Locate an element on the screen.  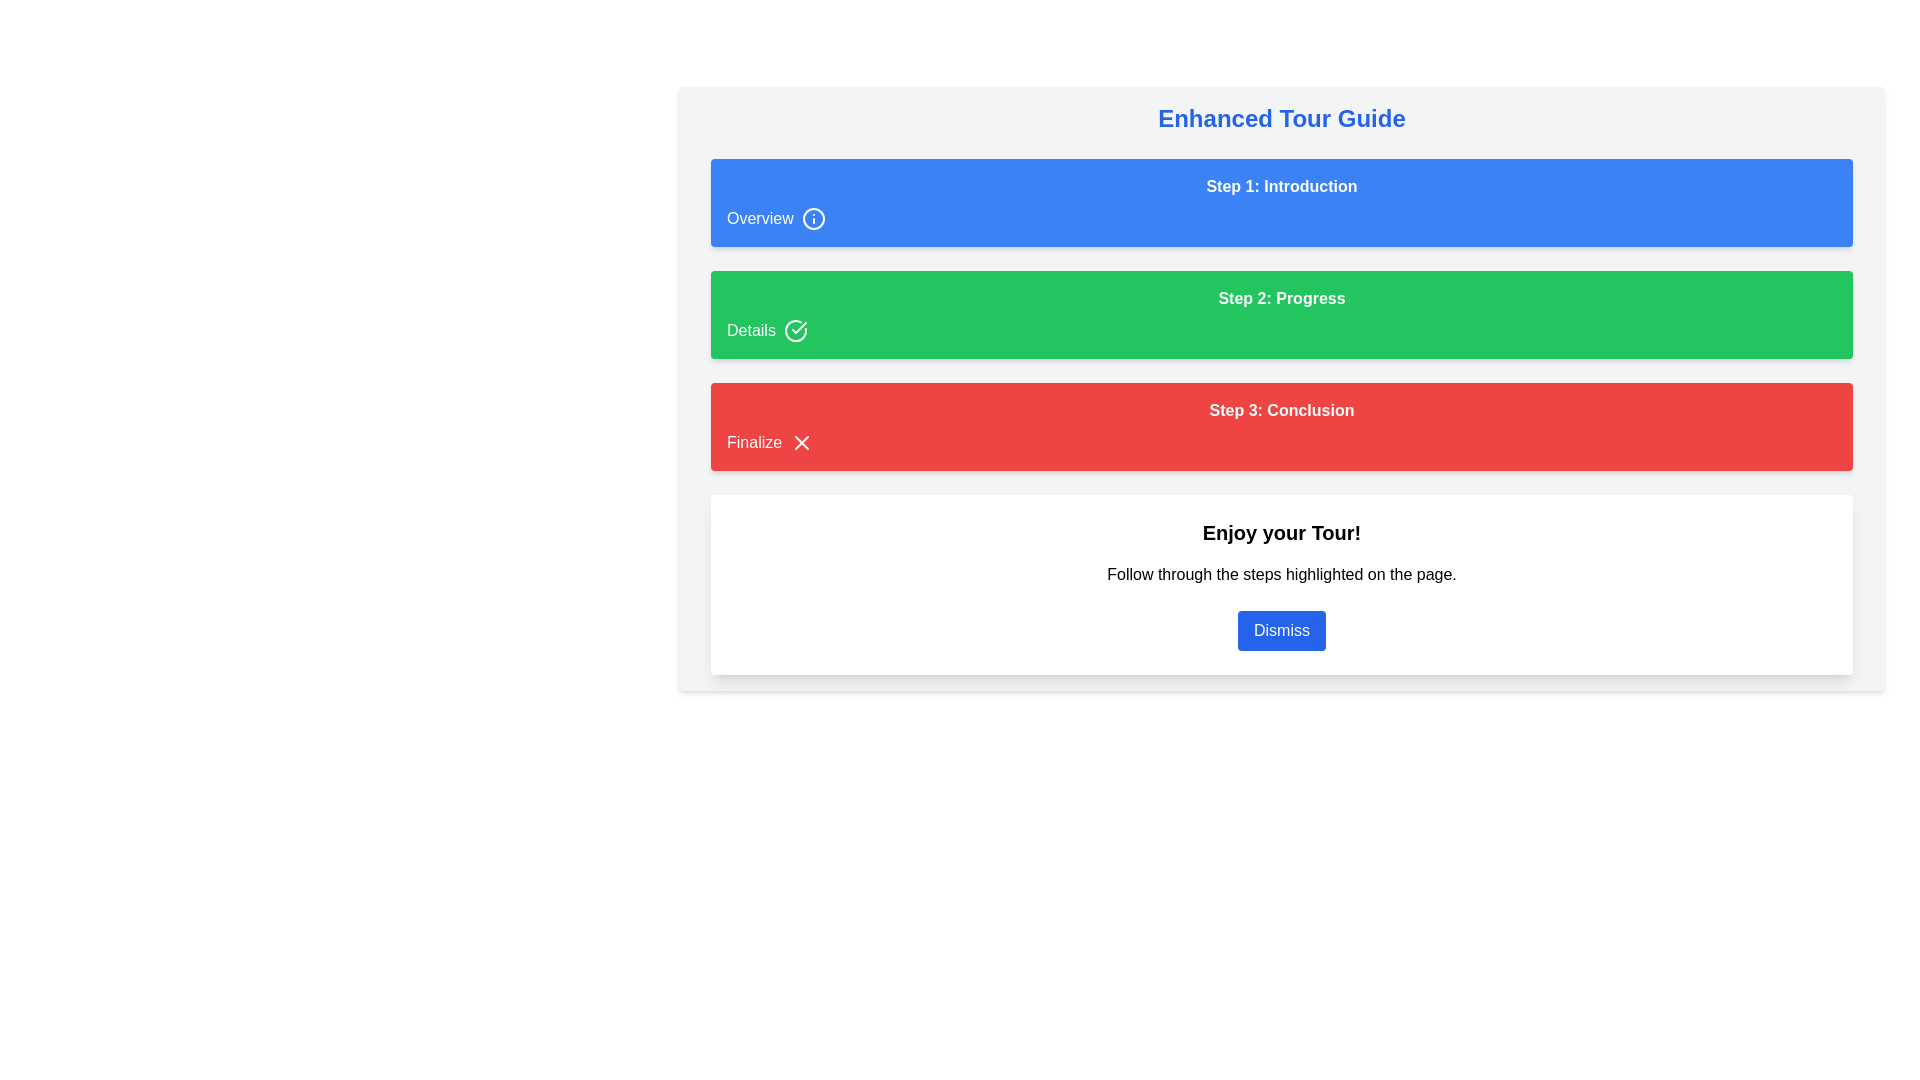
informative section indicating the second step of the guided process, located directly below 'Step 1: Introduction' and above 'Step 3: Conclusion' is located at coordinates (1281, 315).